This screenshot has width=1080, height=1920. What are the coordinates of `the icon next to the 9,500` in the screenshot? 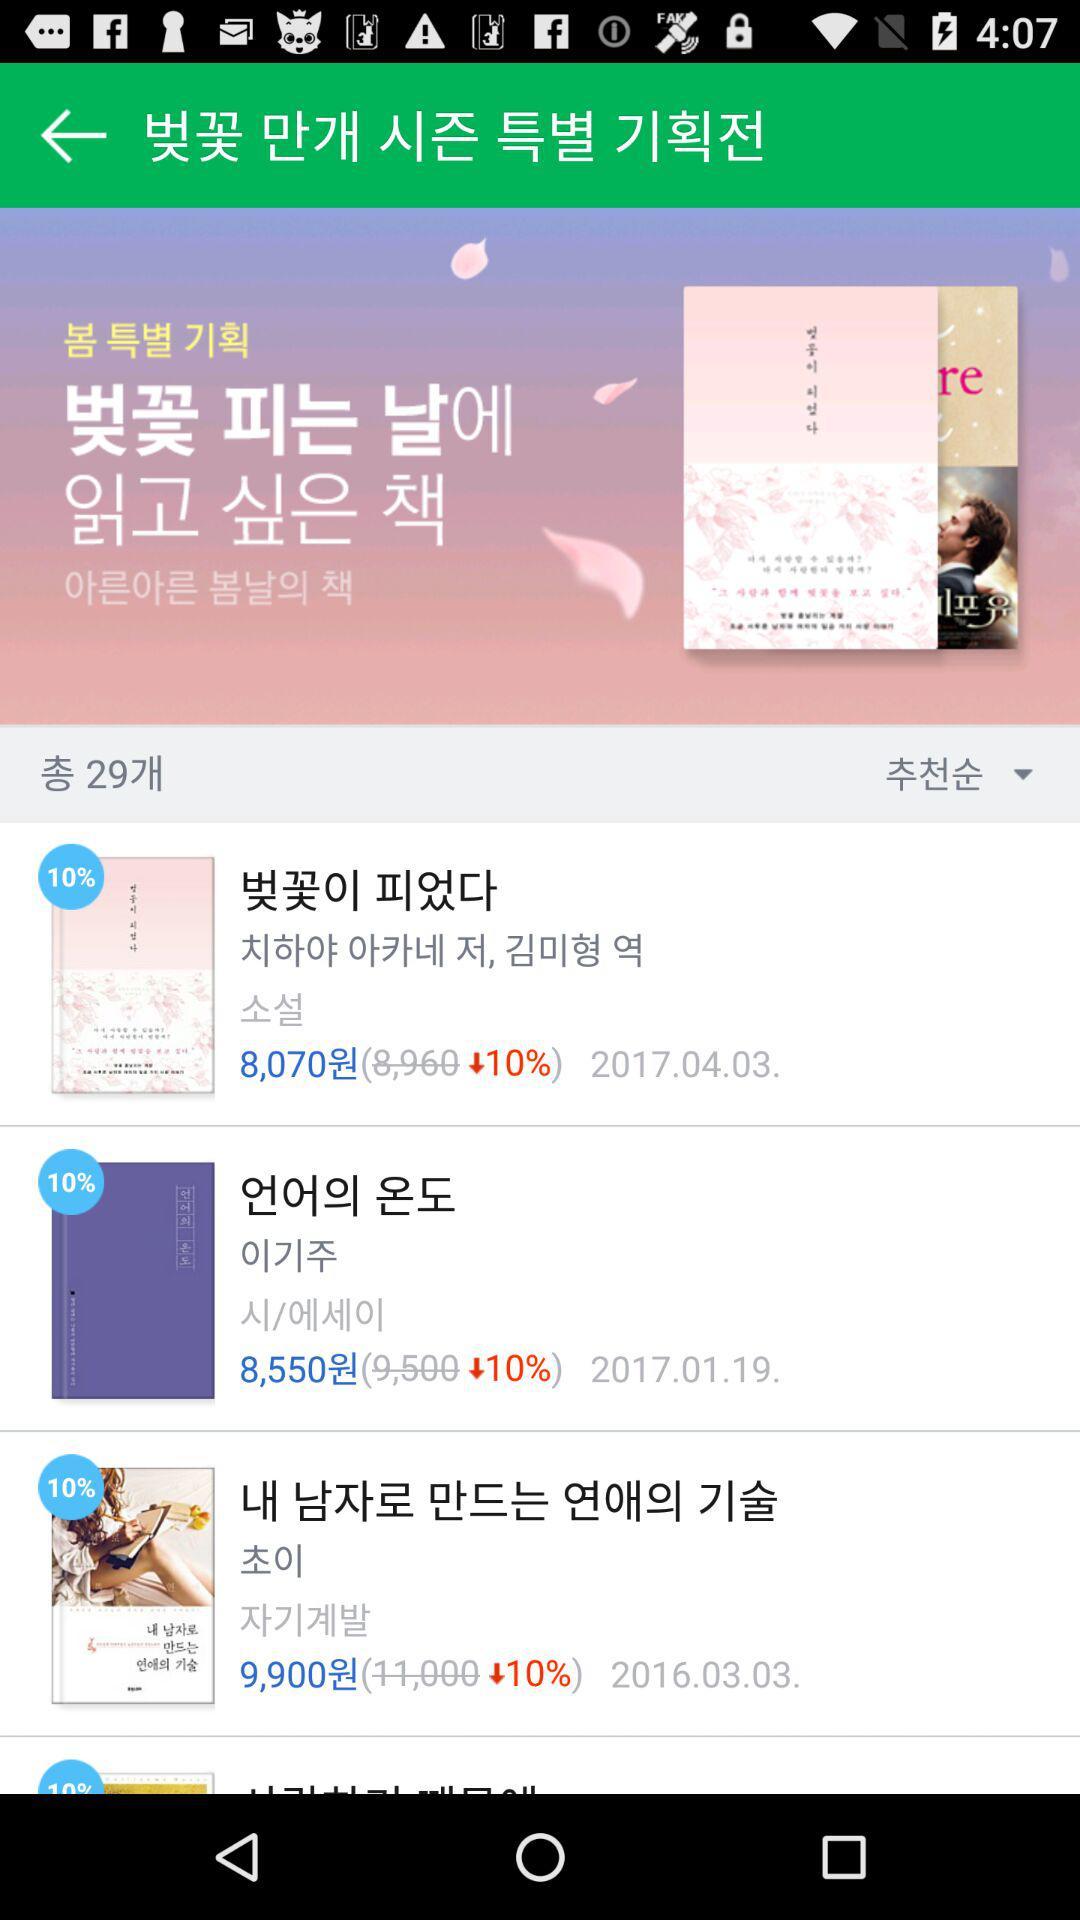 It's located at (366, 1367).